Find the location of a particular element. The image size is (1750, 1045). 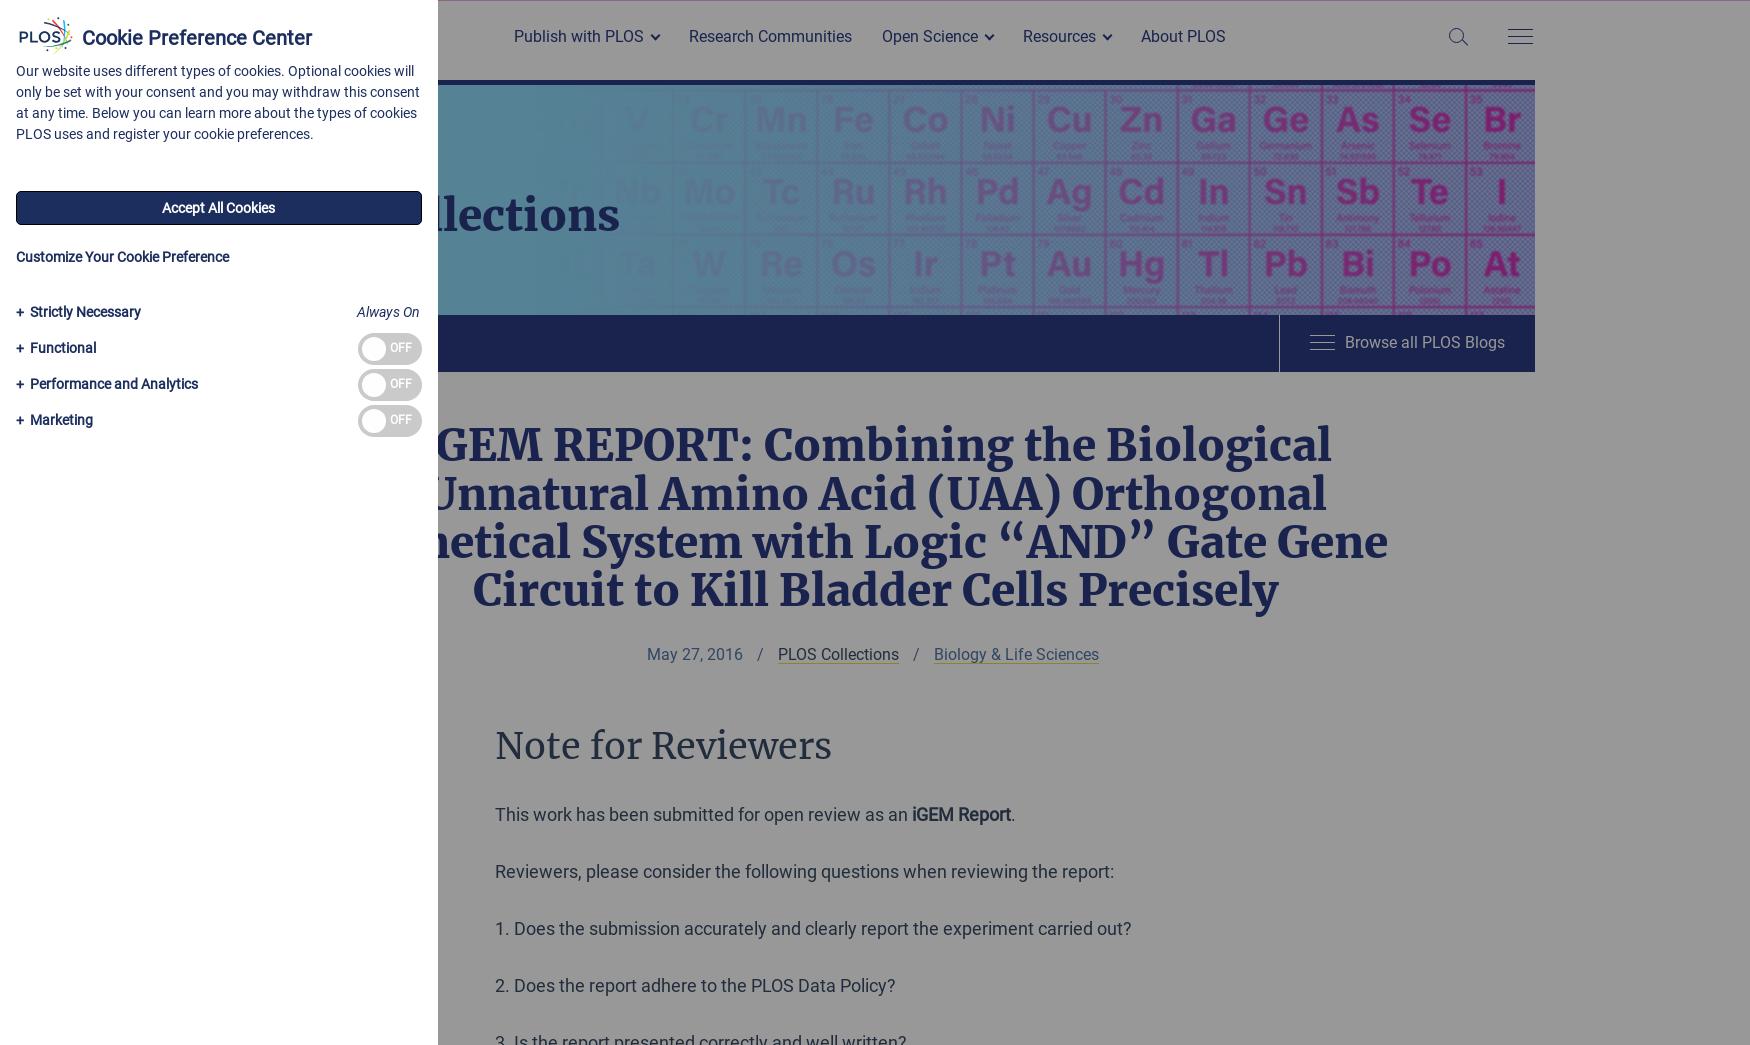

'Open Methods' is located at coordinates (939, 171).